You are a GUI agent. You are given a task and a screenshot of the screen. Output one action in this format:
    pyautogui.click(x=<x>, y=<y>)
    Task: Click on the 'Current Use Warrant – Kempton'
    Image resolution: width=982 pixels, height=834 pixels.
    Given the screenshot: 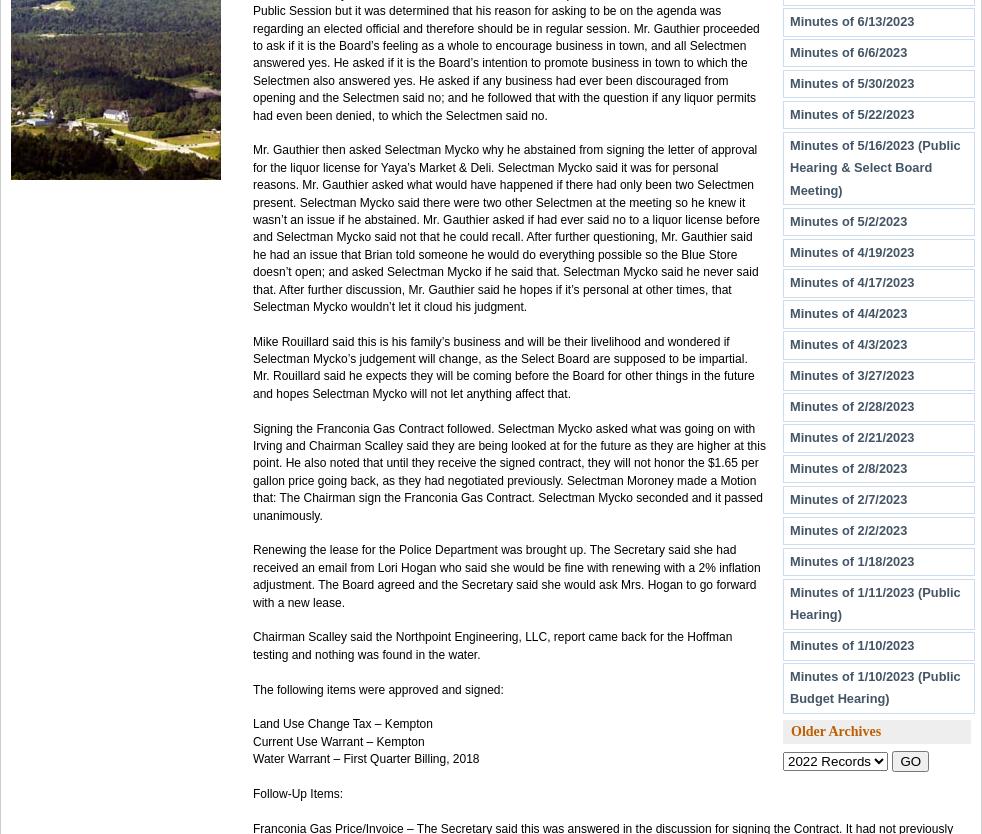 What is the action you would take?
    pyautogui.click(x=338, y=741)
    